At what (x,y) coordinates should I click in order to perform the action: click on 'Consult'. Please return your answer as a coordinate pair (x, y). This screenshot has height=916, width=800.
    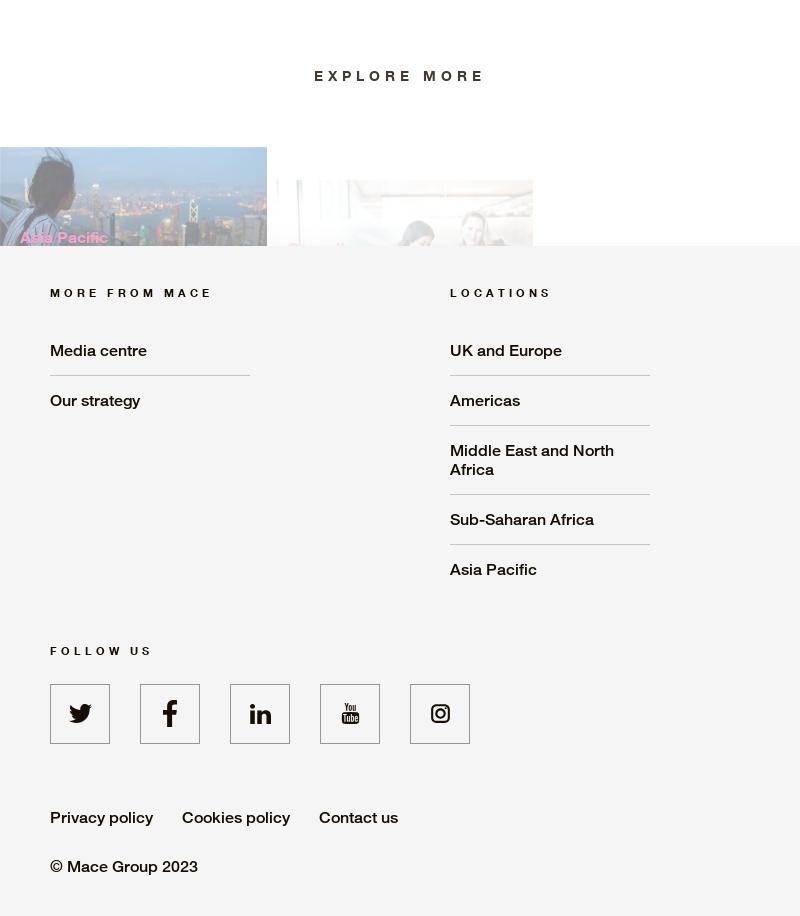
    Looking at the image, I should click on (314, 162).